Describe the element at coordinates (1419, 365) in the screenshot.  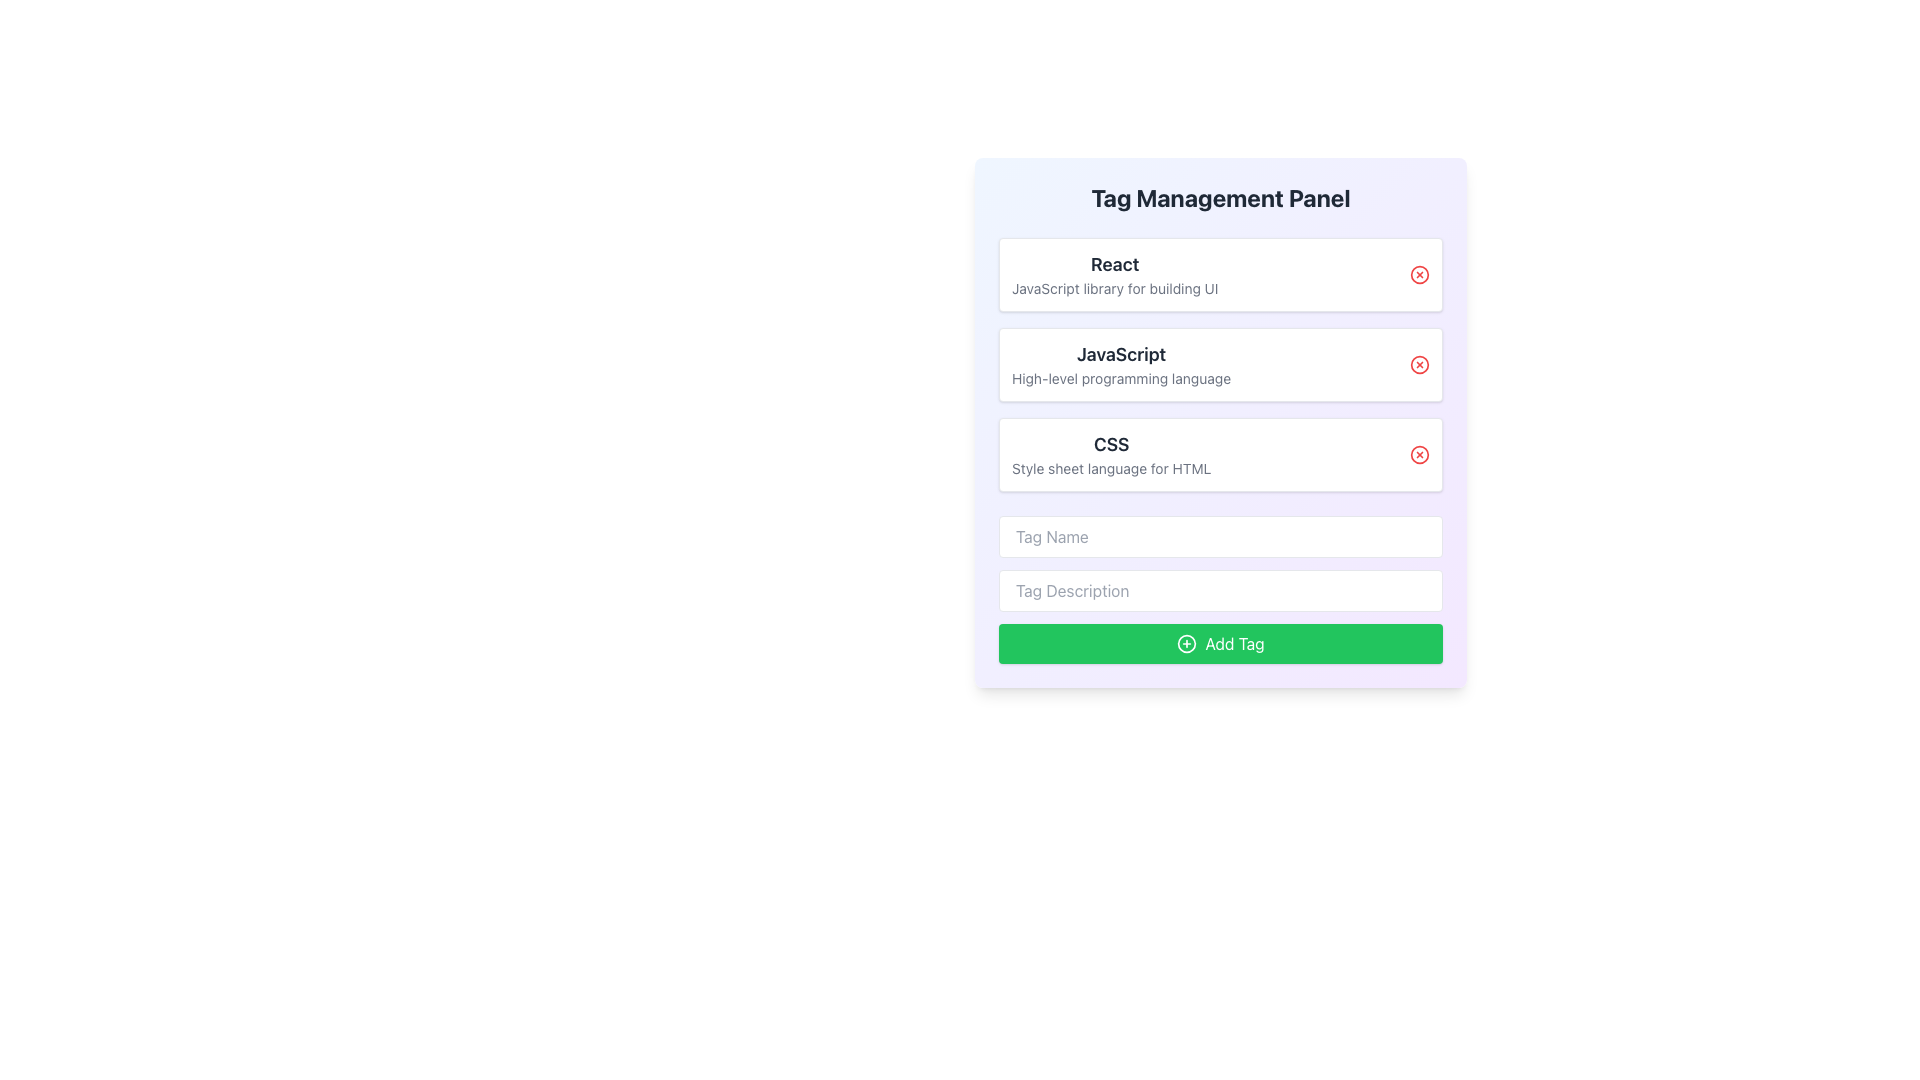
I see `the delete button located at the far right end of the row labeled 'JavaScript'` at that location.